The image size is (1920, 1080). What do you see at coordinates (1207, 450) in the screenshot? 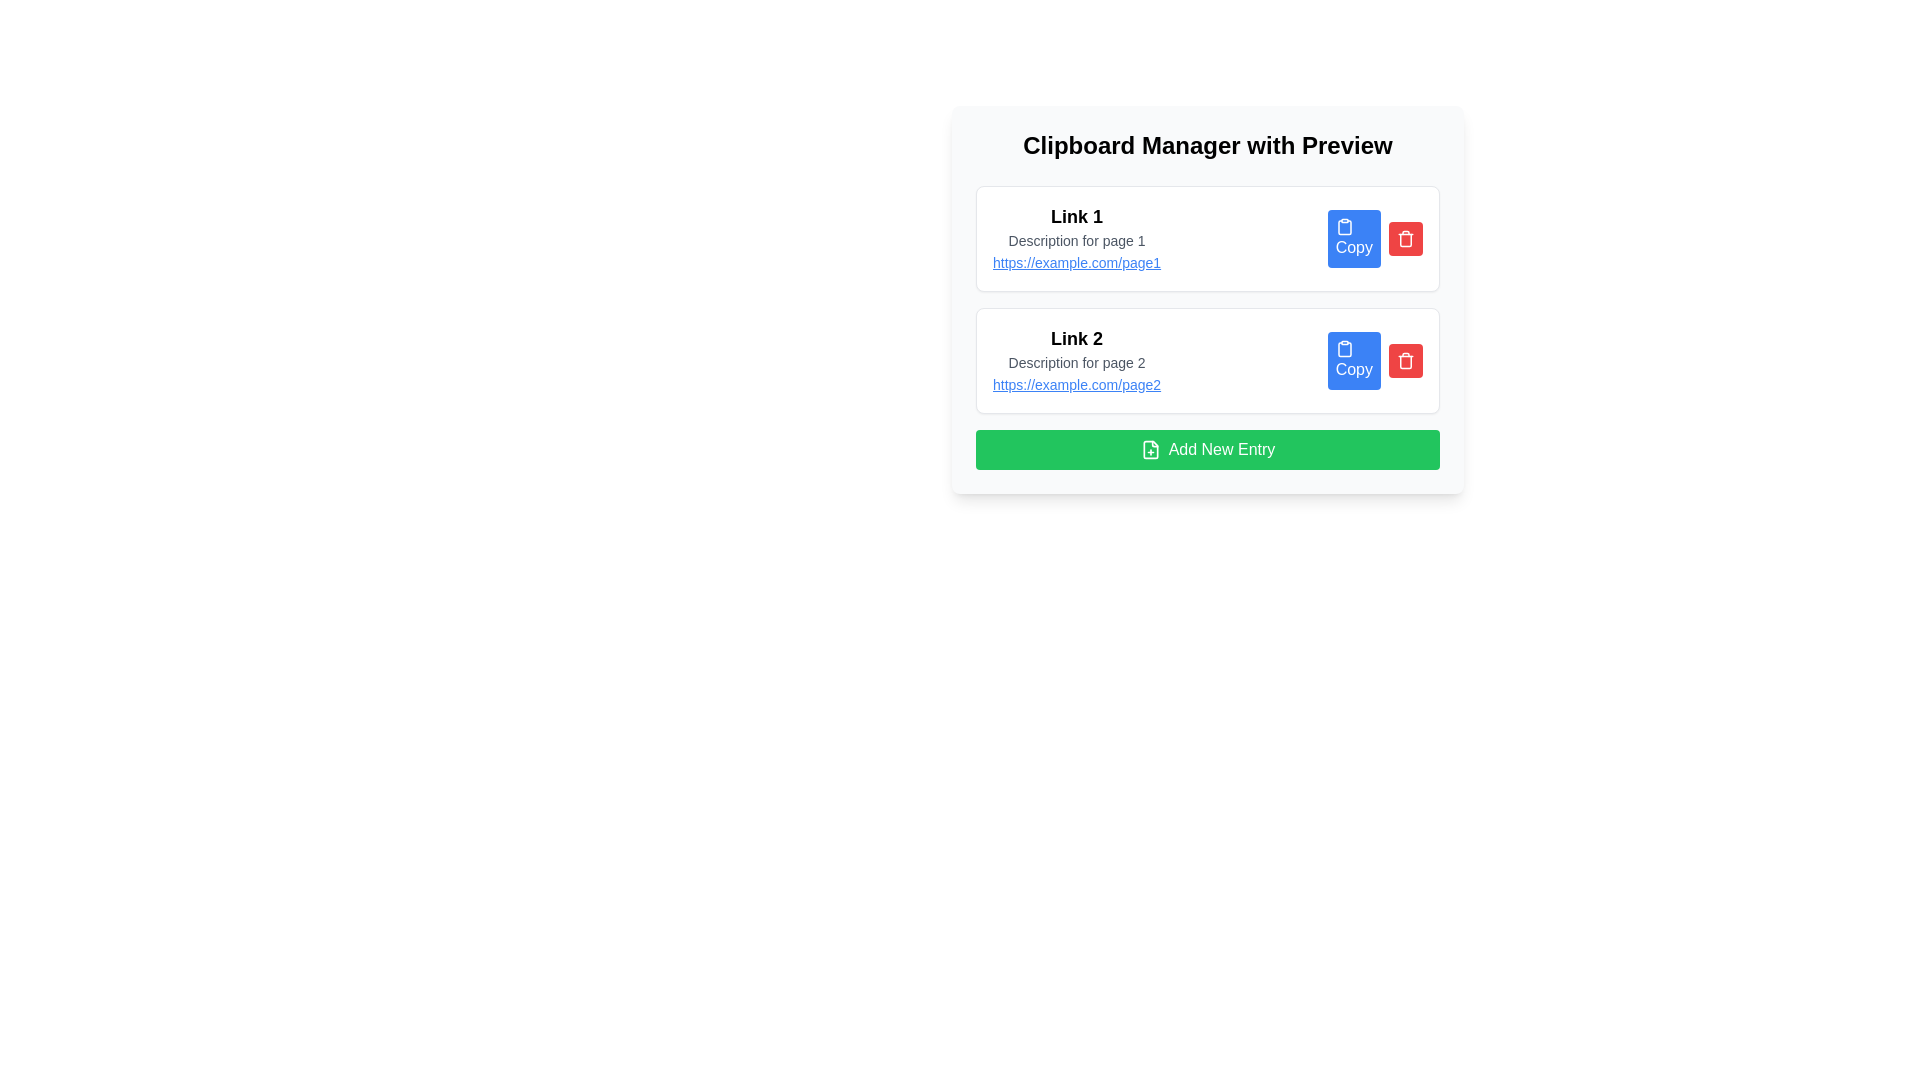
I see `the 'Add New Entry' button, which is a rectangular button with a green background and white text, located at the bottom of the 'Clipboard Manager with Preview' section` at bounding box center [1207, 450].